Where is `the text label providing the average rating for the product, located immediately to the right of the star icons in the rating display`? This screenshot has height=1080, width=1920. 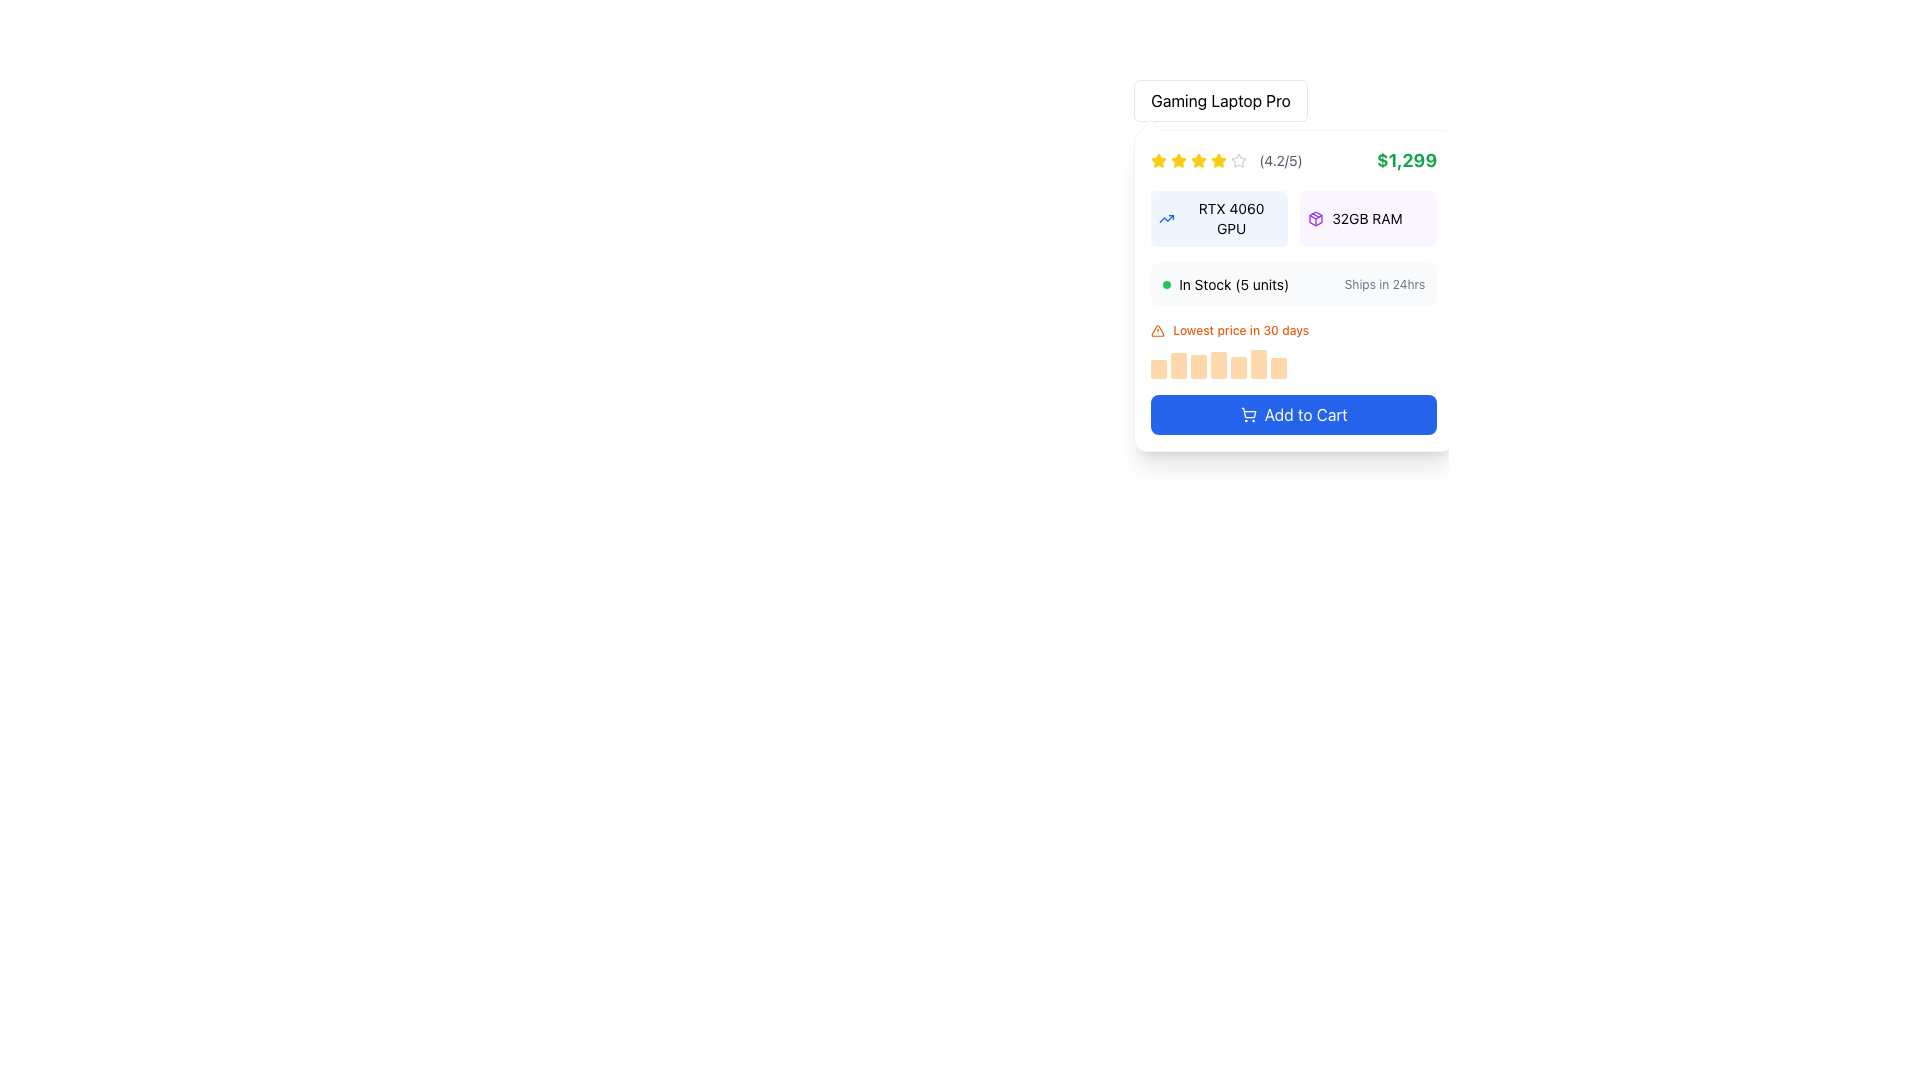
the text label providing the average rating for the product, located immediately to the right of the star icons in the rating display is located at coordinates (1281, 160).